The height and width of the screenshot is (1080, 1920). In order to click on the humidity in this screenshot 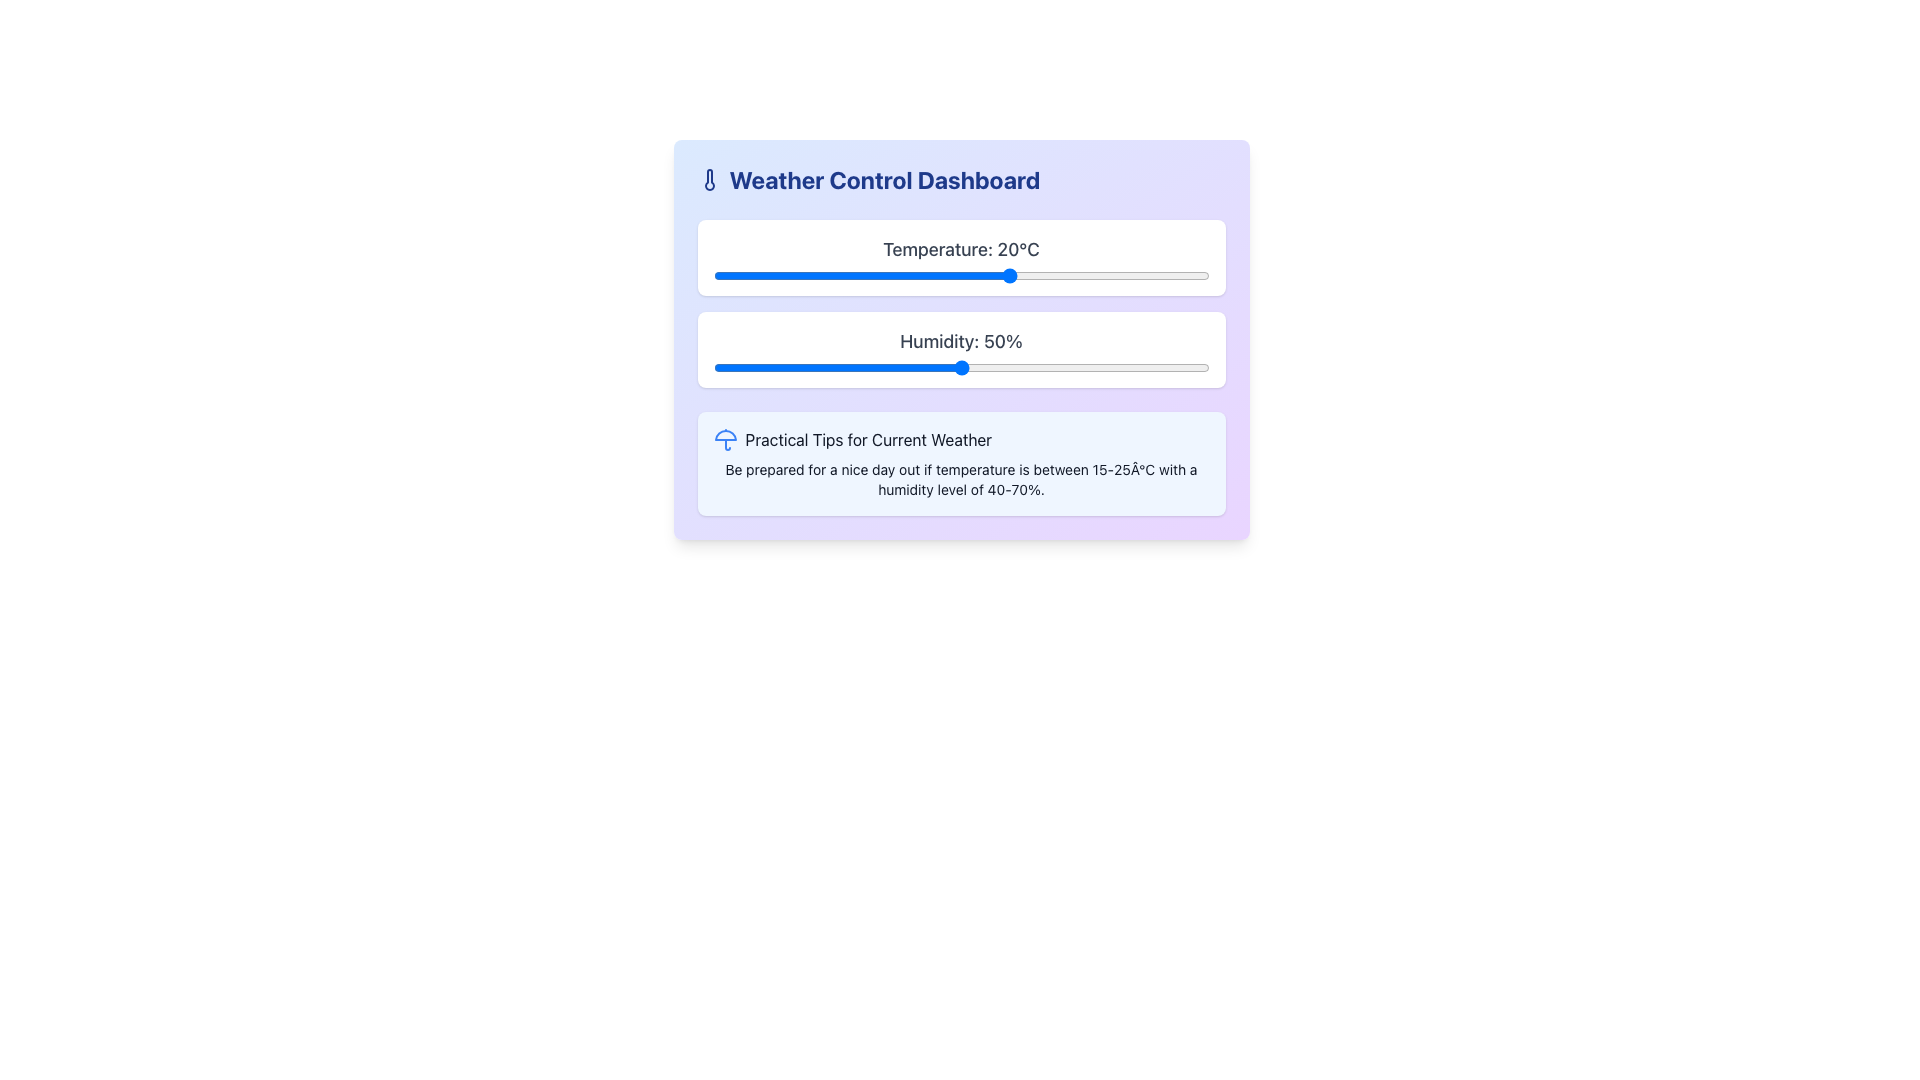, I will do `click(961, 367)`.